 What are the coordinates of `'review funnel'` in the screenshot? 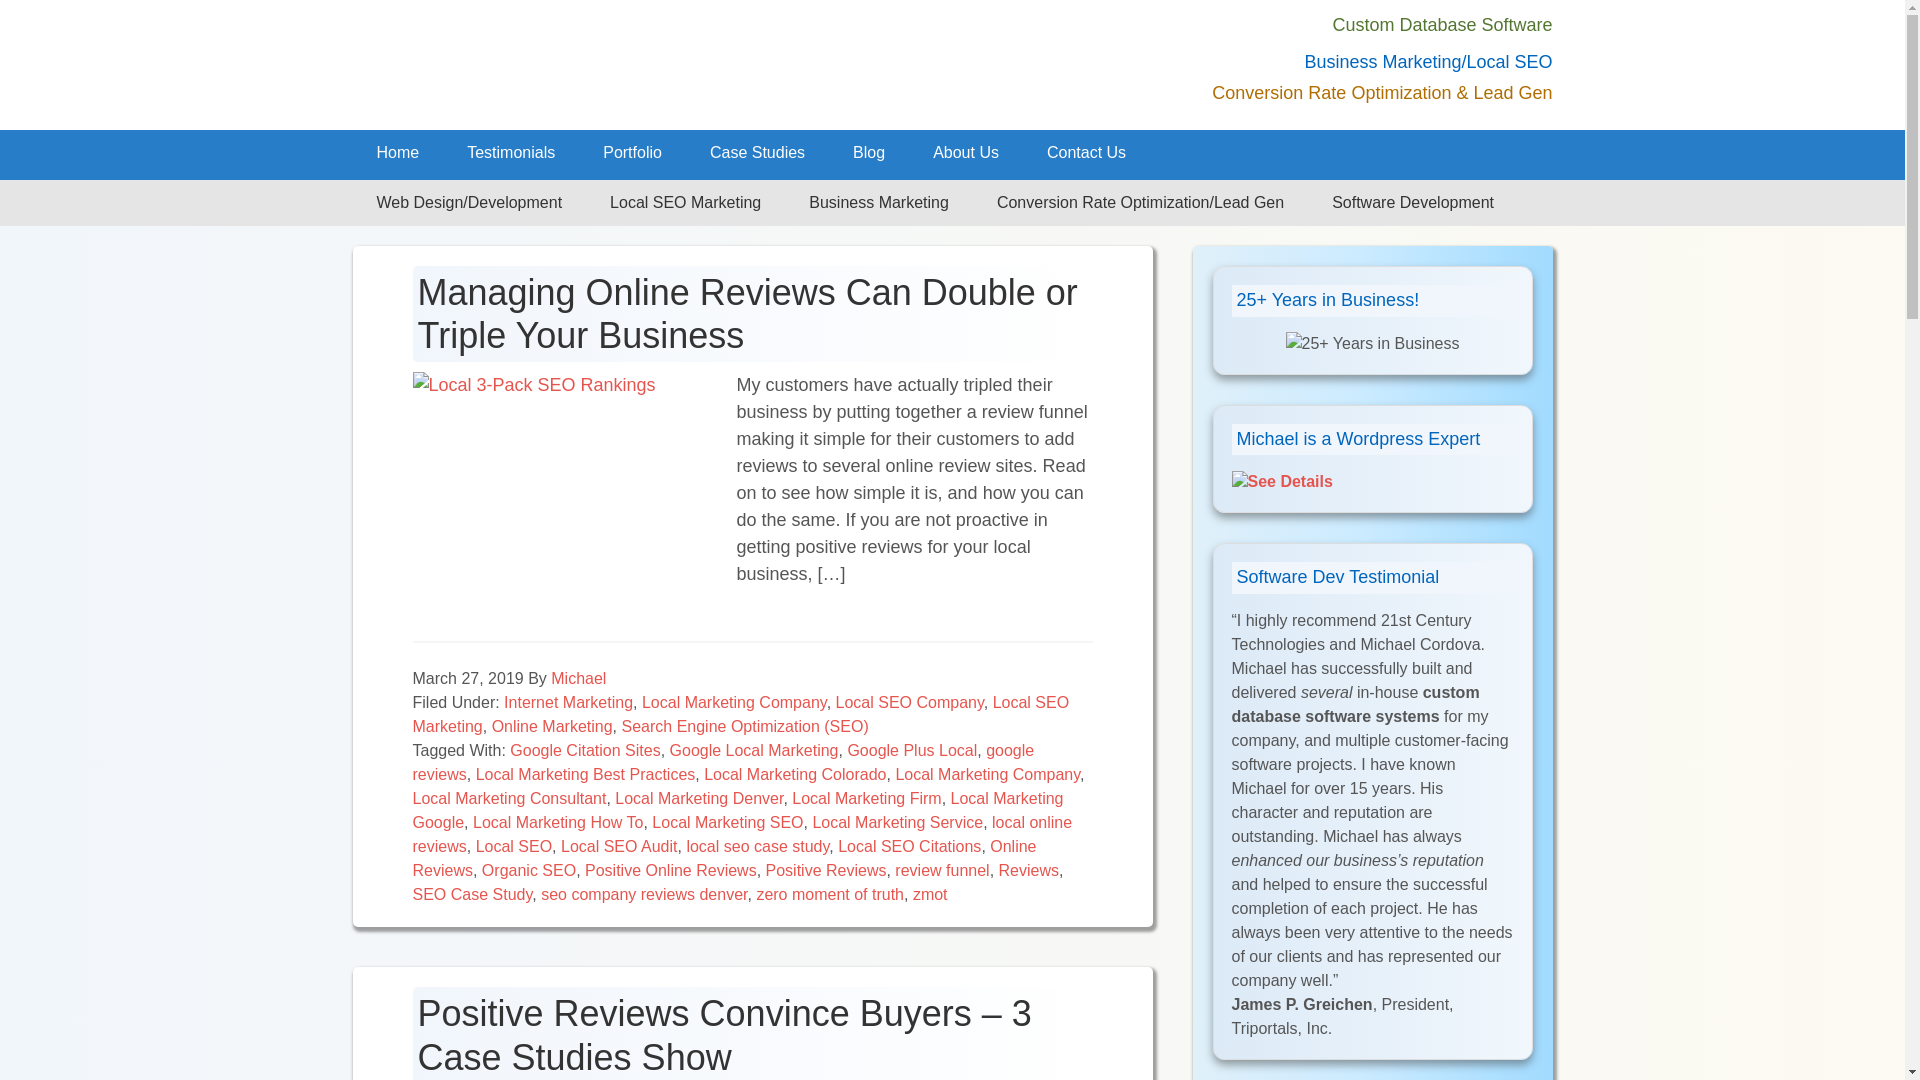 It's located at (893, 869).